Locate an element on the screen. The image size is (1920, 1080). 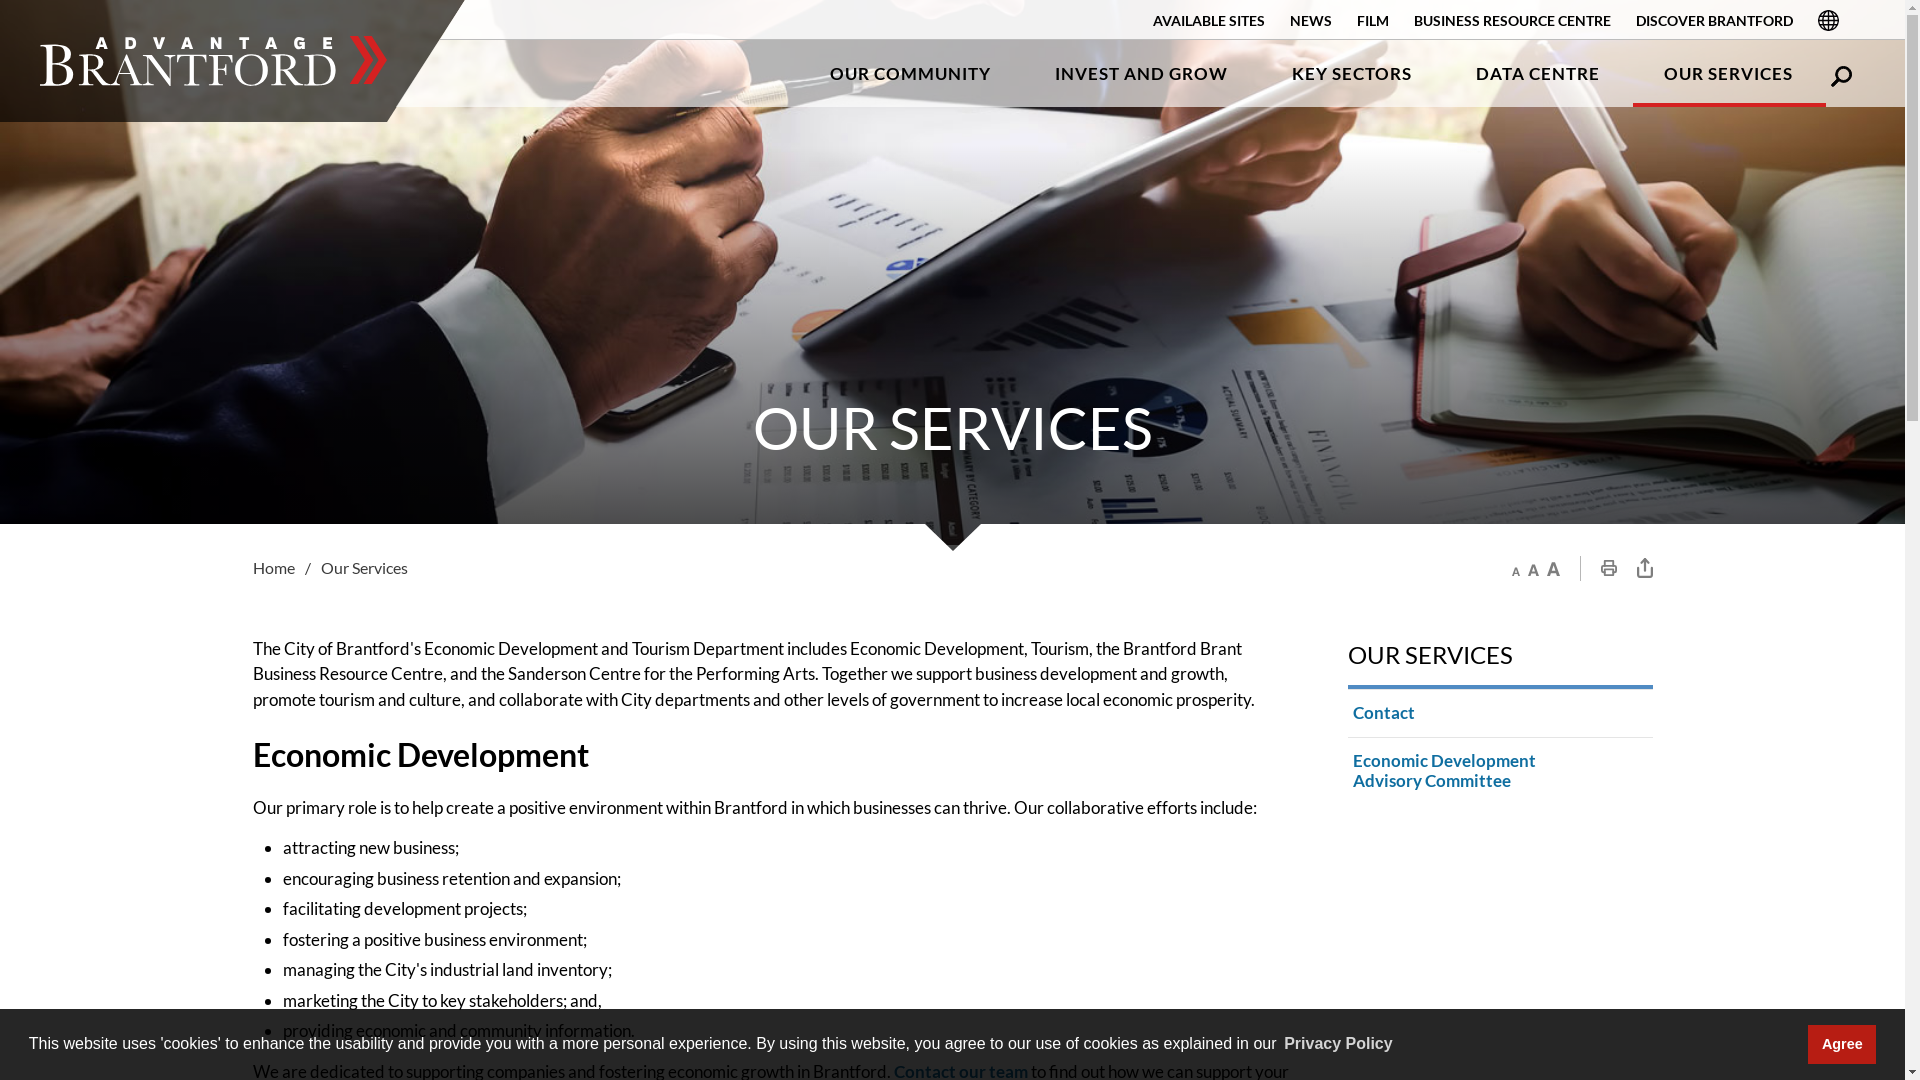
'View our Homepage' is located at coordinates (213, 60).